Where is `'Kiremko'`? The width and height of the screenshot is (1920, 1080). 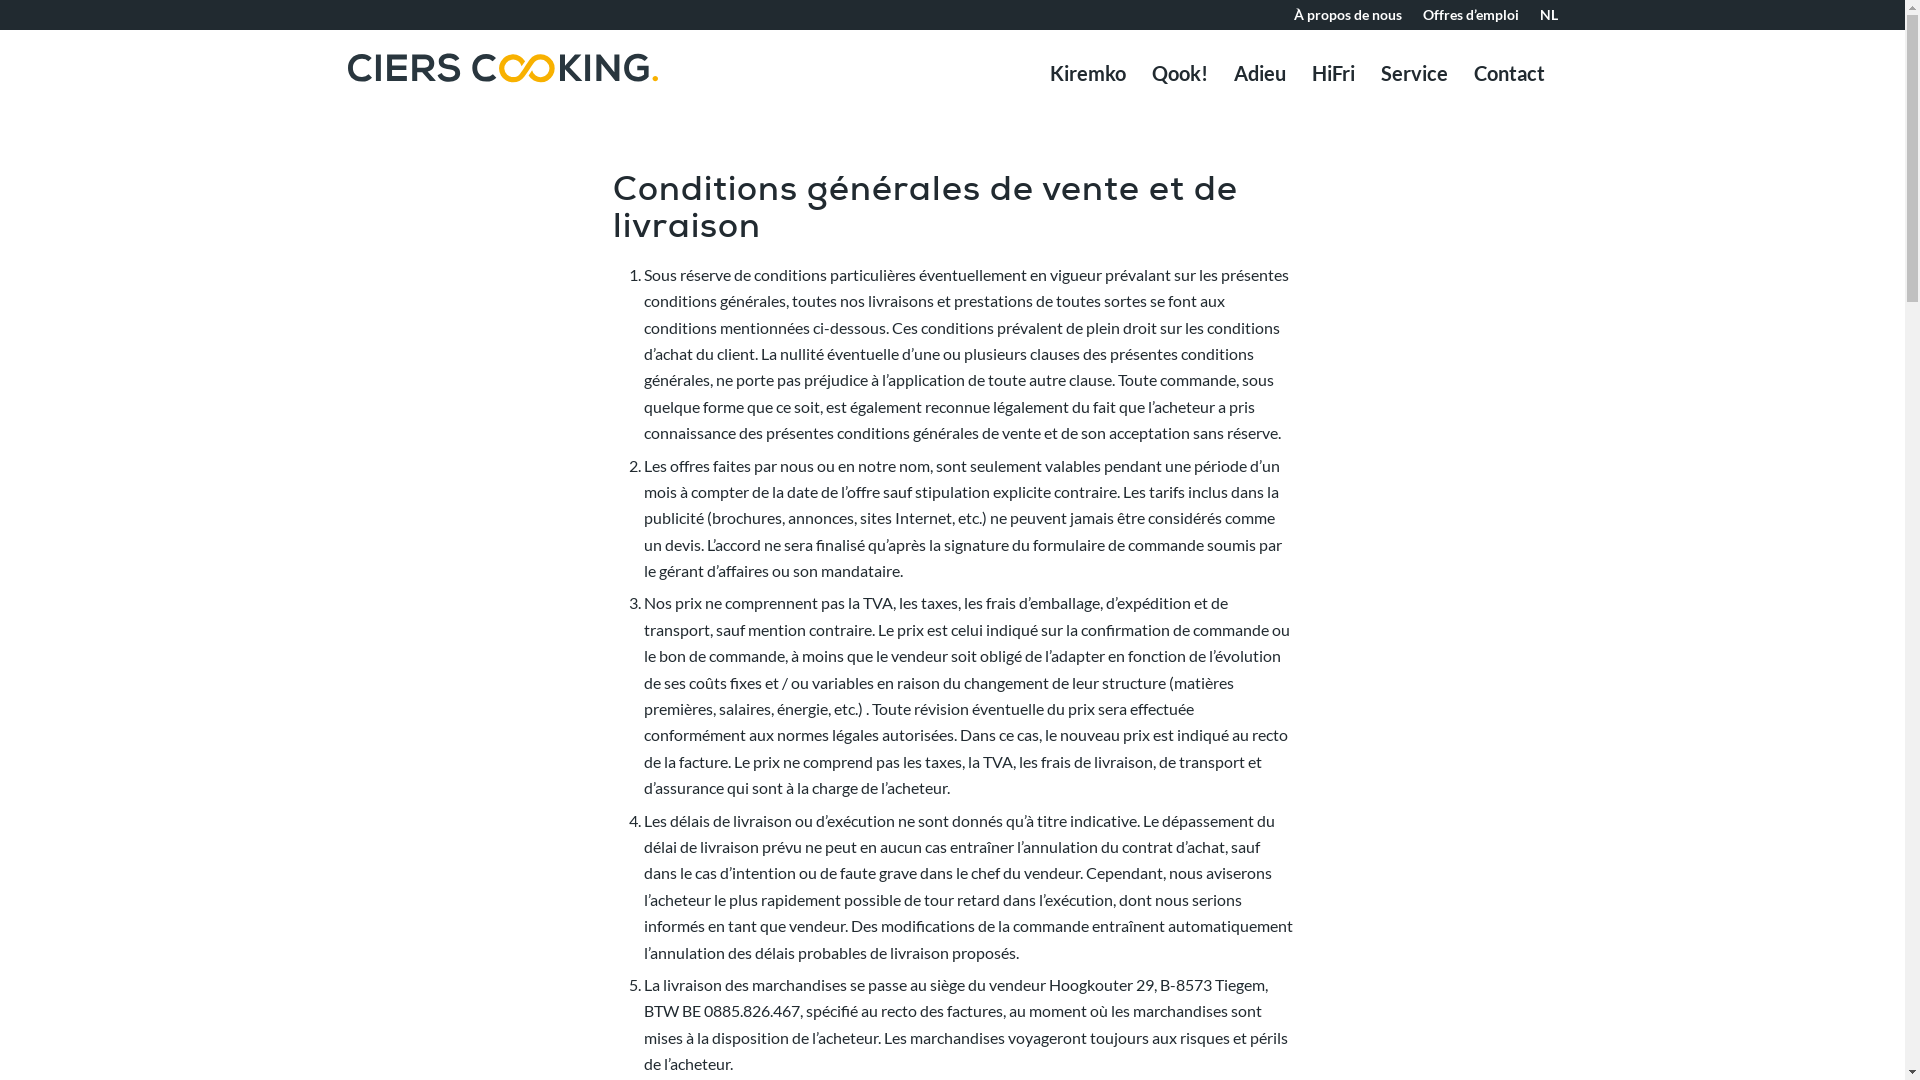
'Kiremko' is located at coordinates (1036, 72).